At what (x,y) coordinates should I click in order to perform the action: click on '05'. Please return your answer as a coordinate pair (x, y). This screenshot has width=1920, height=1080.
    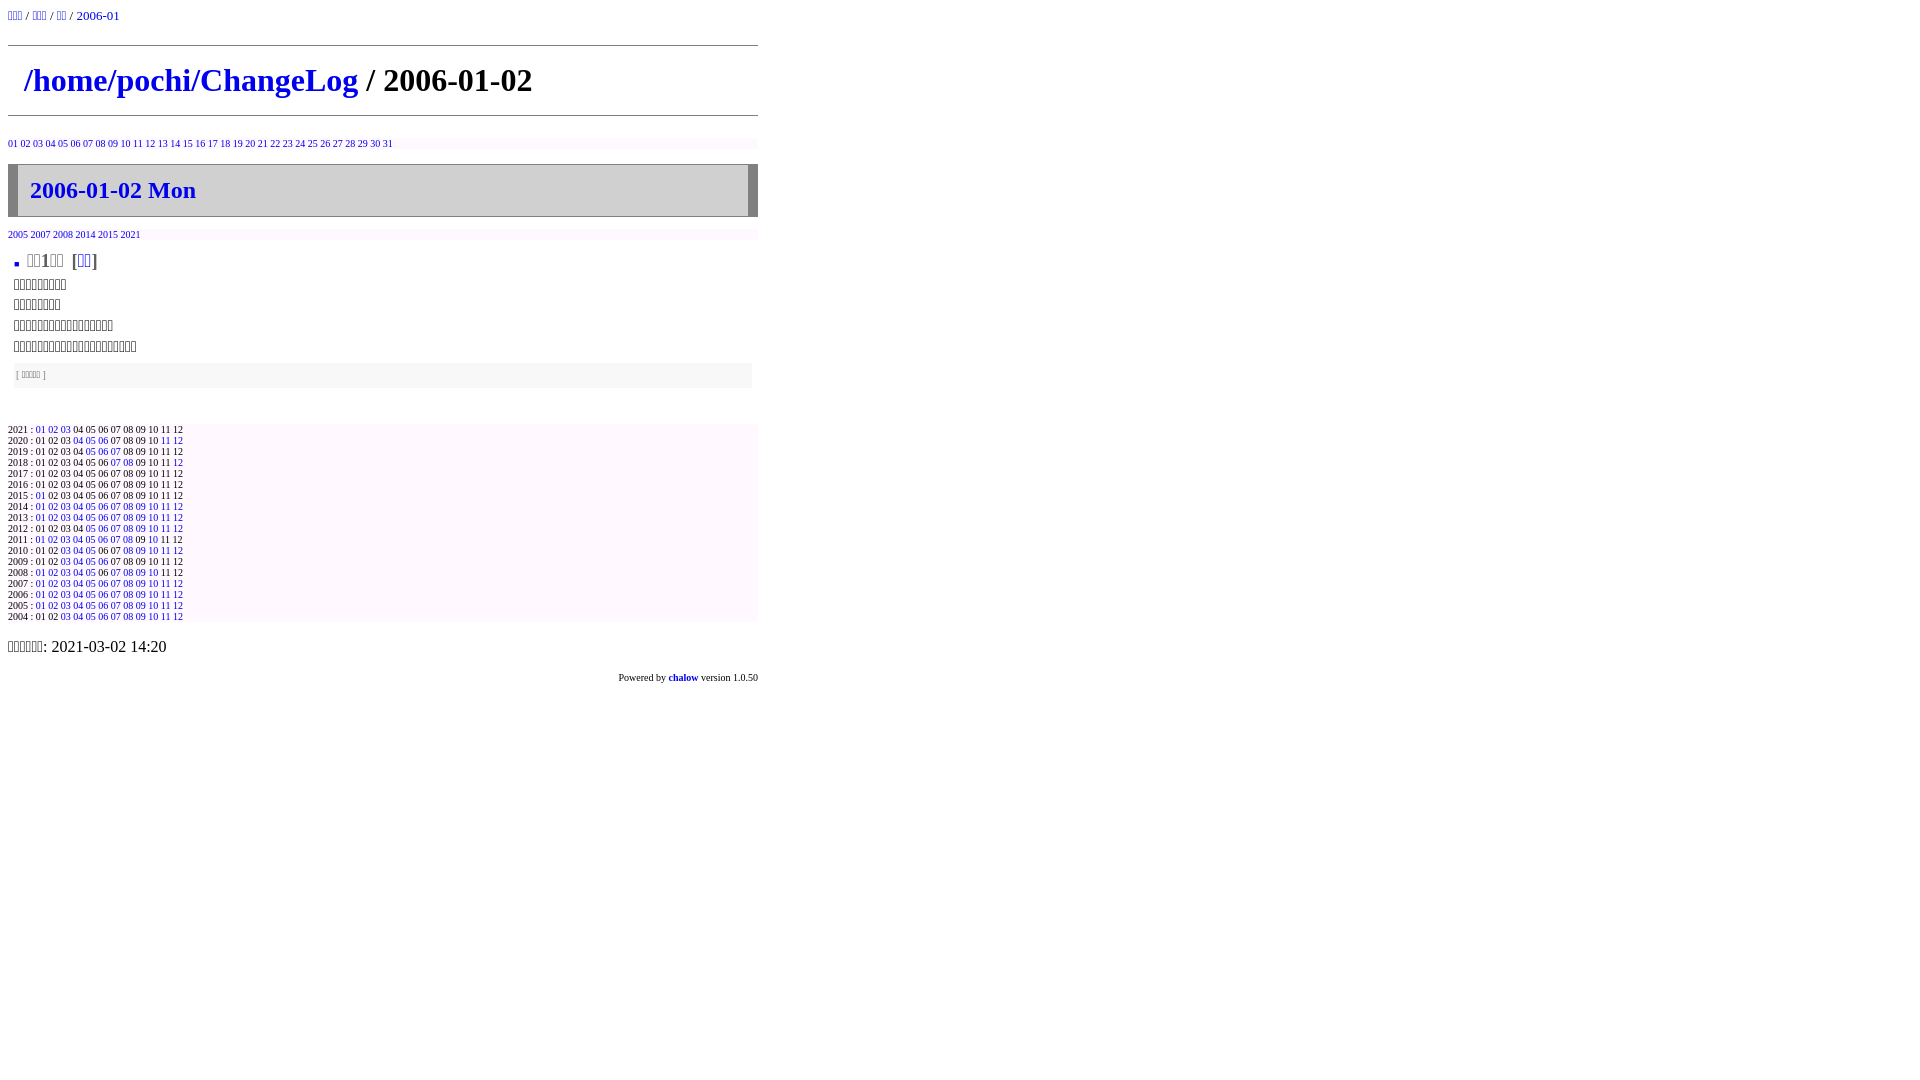
    Looking at the image, I should click on (90, 439).